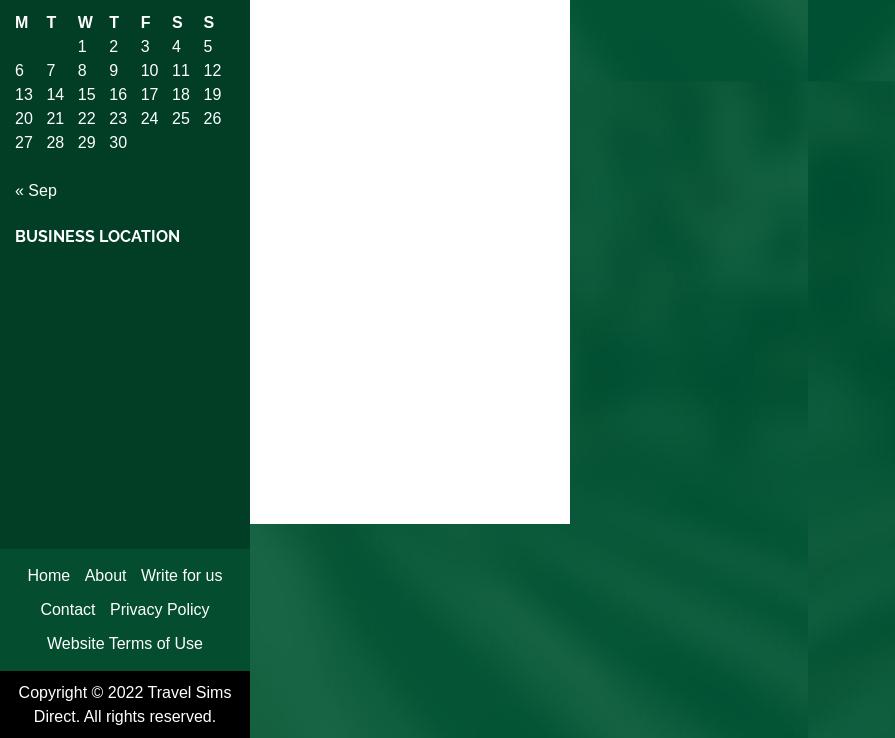 The width and height of the screenshot is (895, 738). What do you see at coordinates (180, 92) in the screenshot?
I see `'18'` at bounding box center [180, 92].